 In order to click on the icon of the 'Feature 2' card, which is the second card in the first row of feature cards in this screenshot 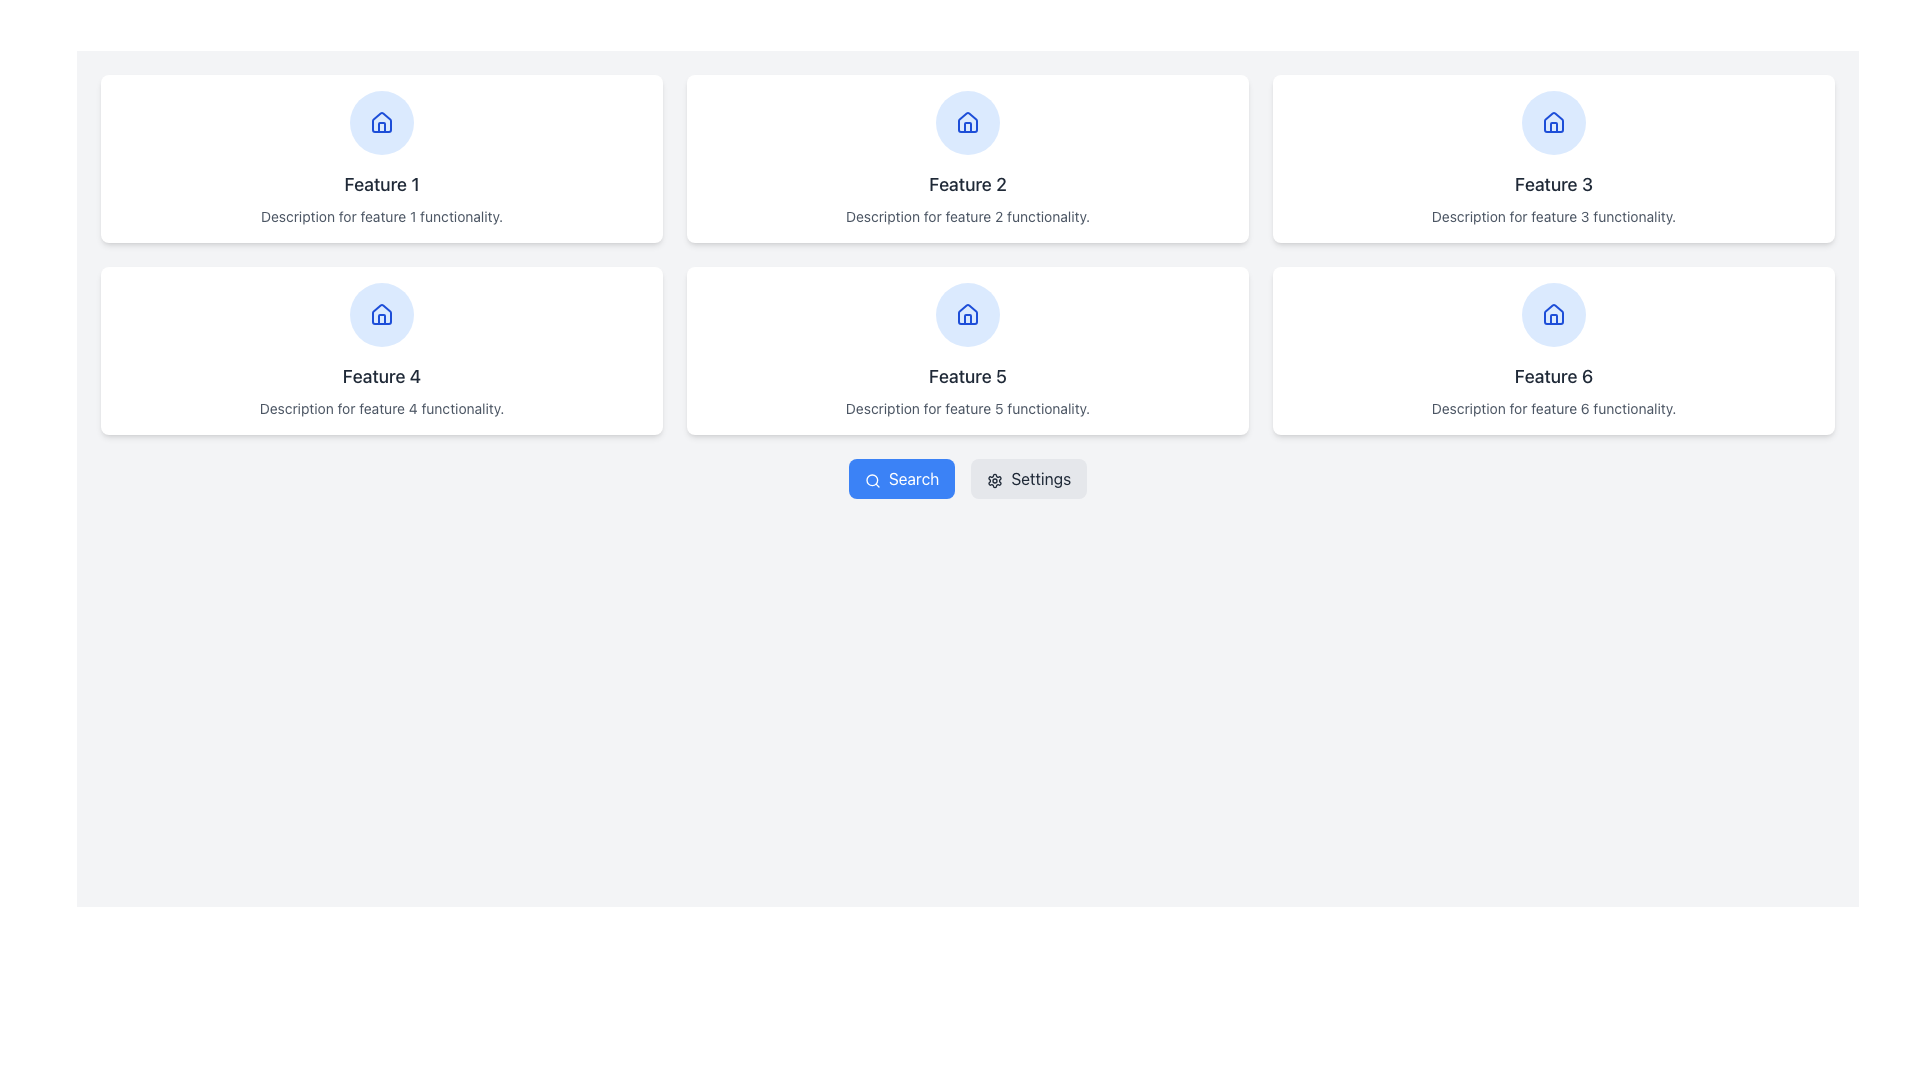, I will do `click(968, 157)`.